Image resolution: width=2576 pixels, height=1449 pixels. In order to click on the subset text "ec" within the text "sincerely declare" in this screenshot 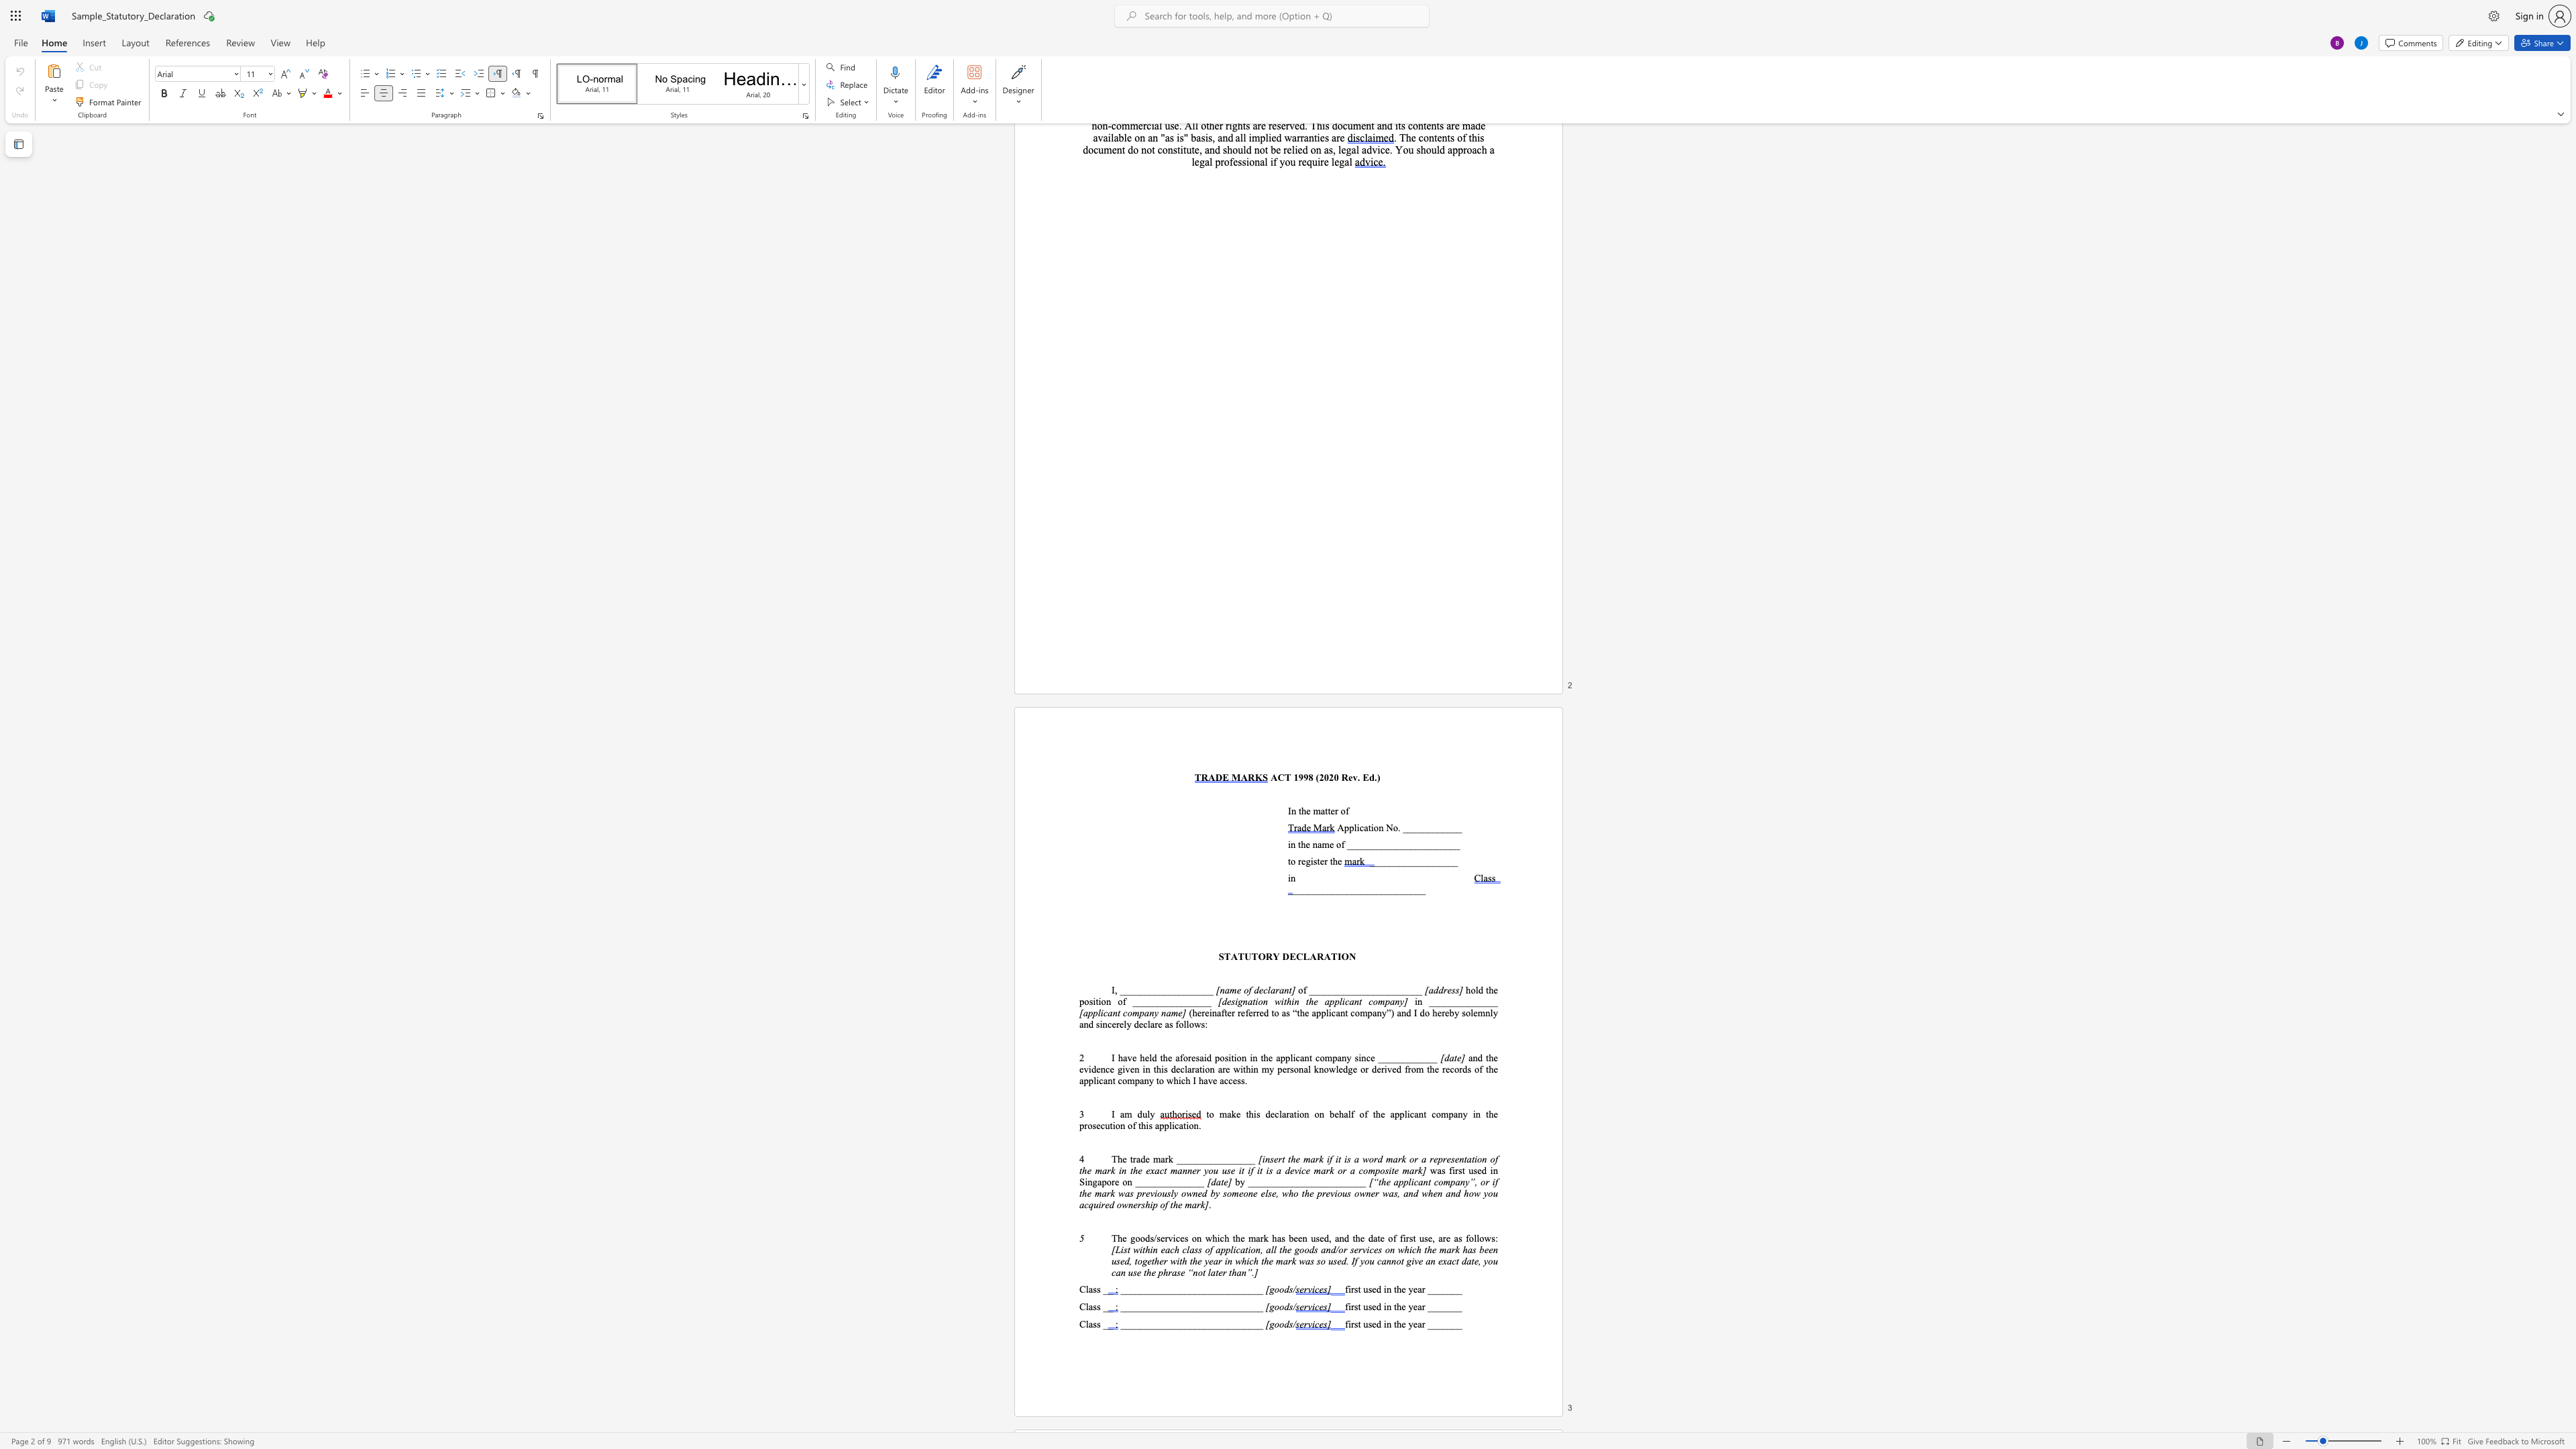, I will do `click(1137, 1023)`.